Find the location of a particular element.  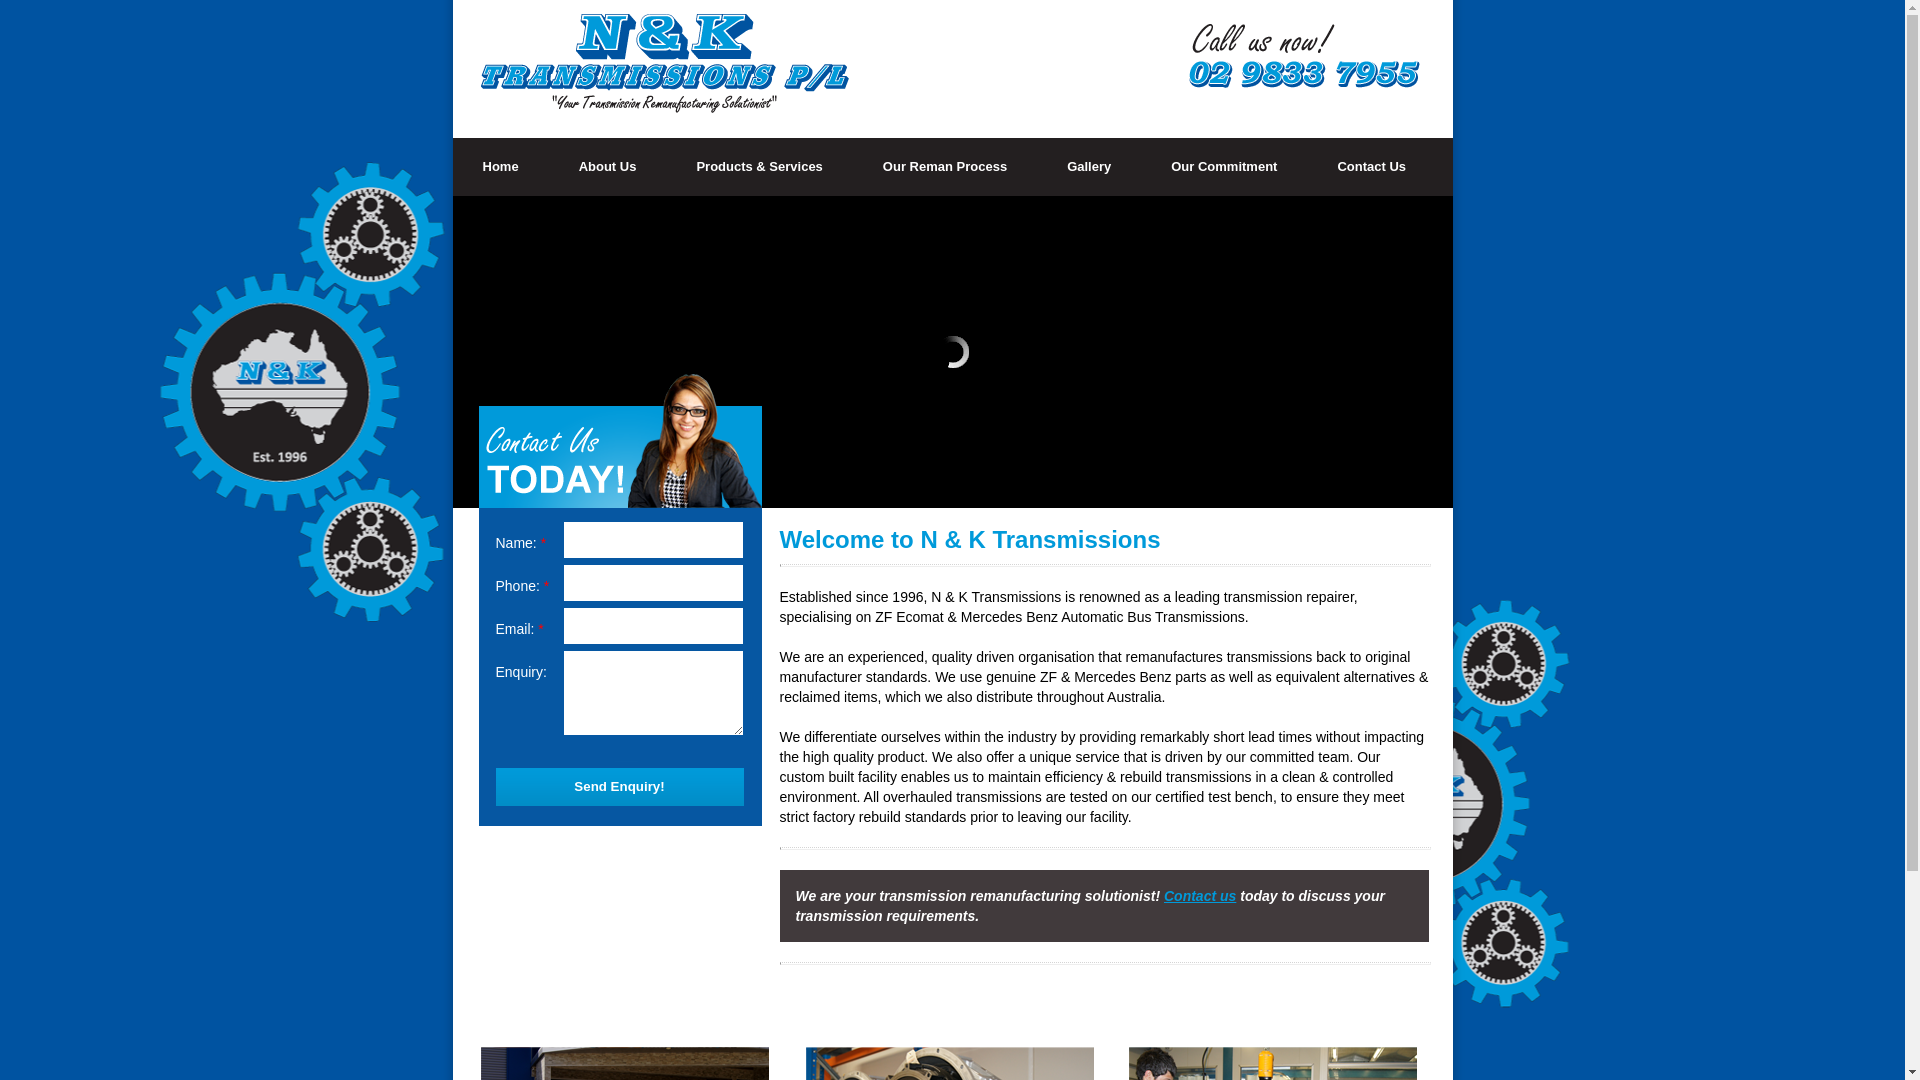

'Home' is located at coordinates (499, 165).